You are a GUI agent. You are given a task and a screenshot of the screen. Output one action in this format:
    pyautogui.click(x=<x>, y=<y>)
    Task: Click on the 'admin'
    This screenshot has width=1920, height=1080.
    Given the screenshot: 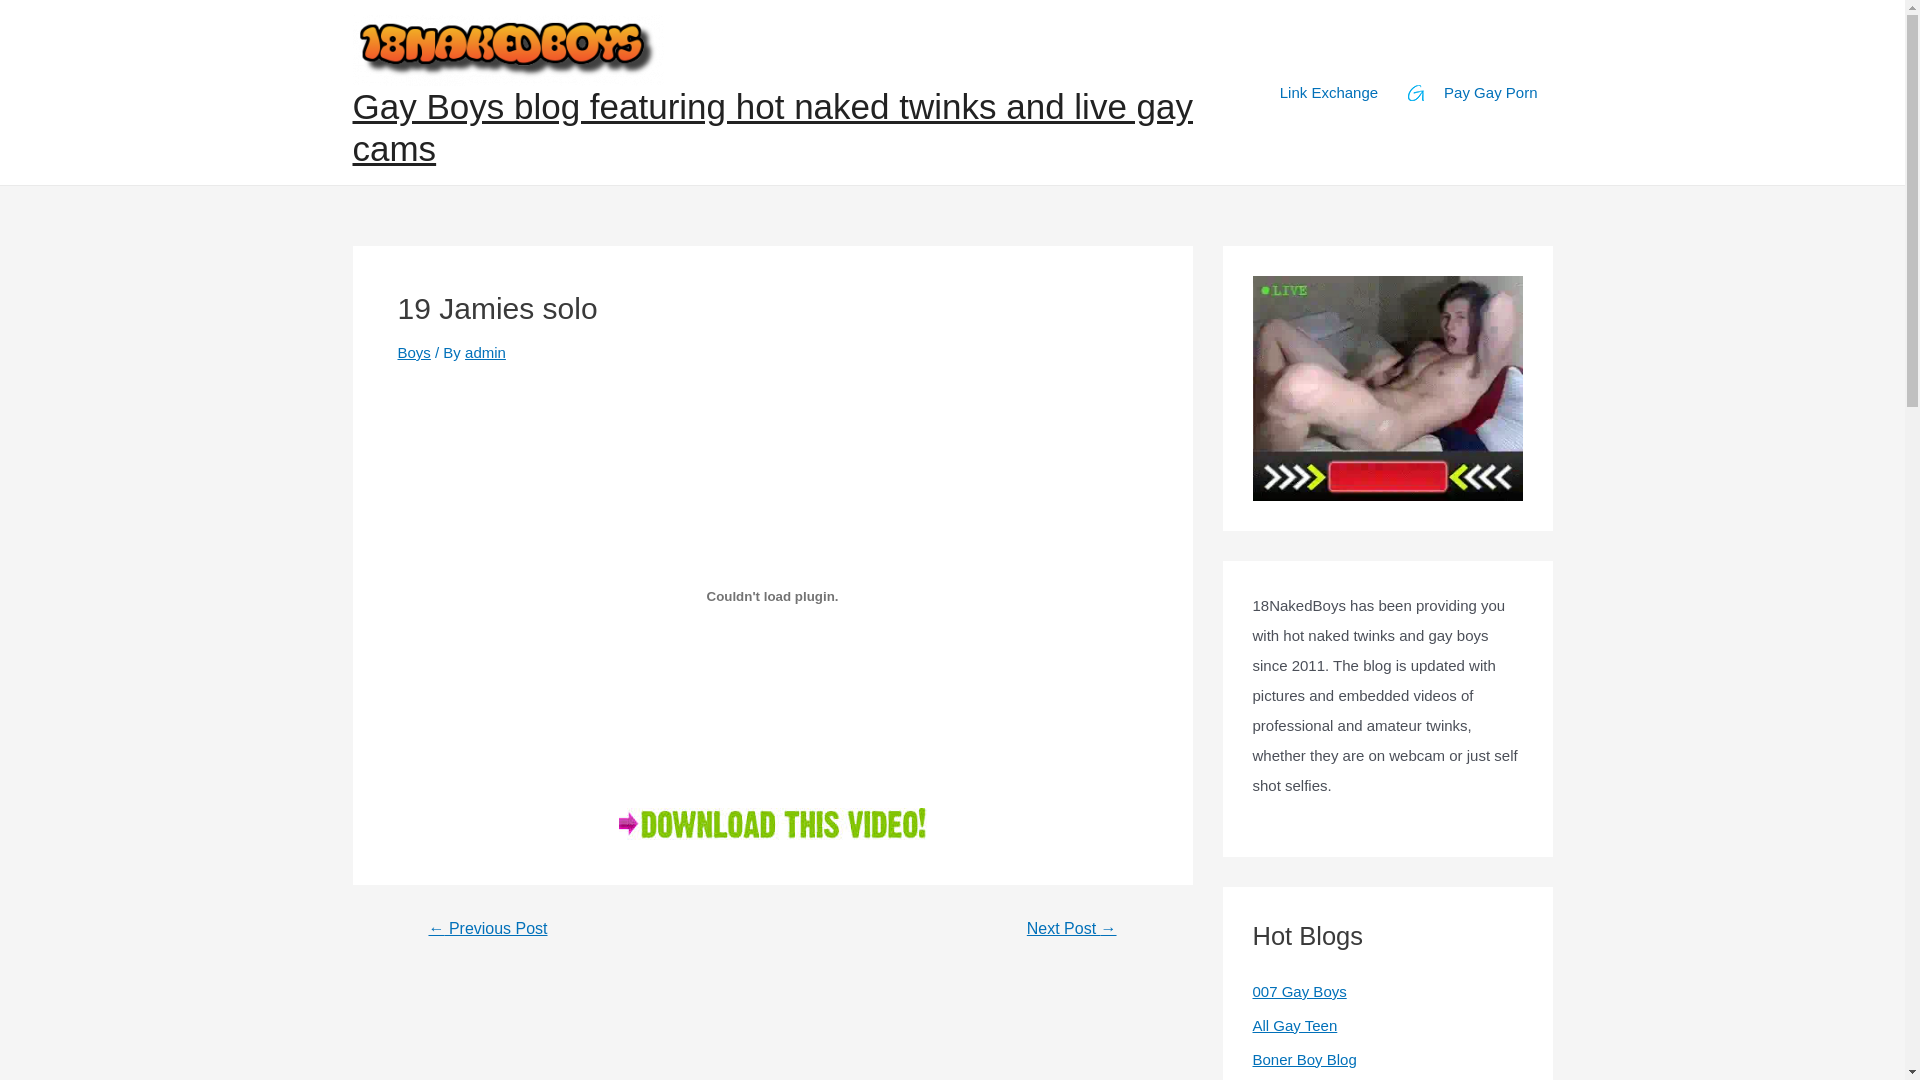 What is the action you would take?
    pyautogui.click(x=485, y=351)
    